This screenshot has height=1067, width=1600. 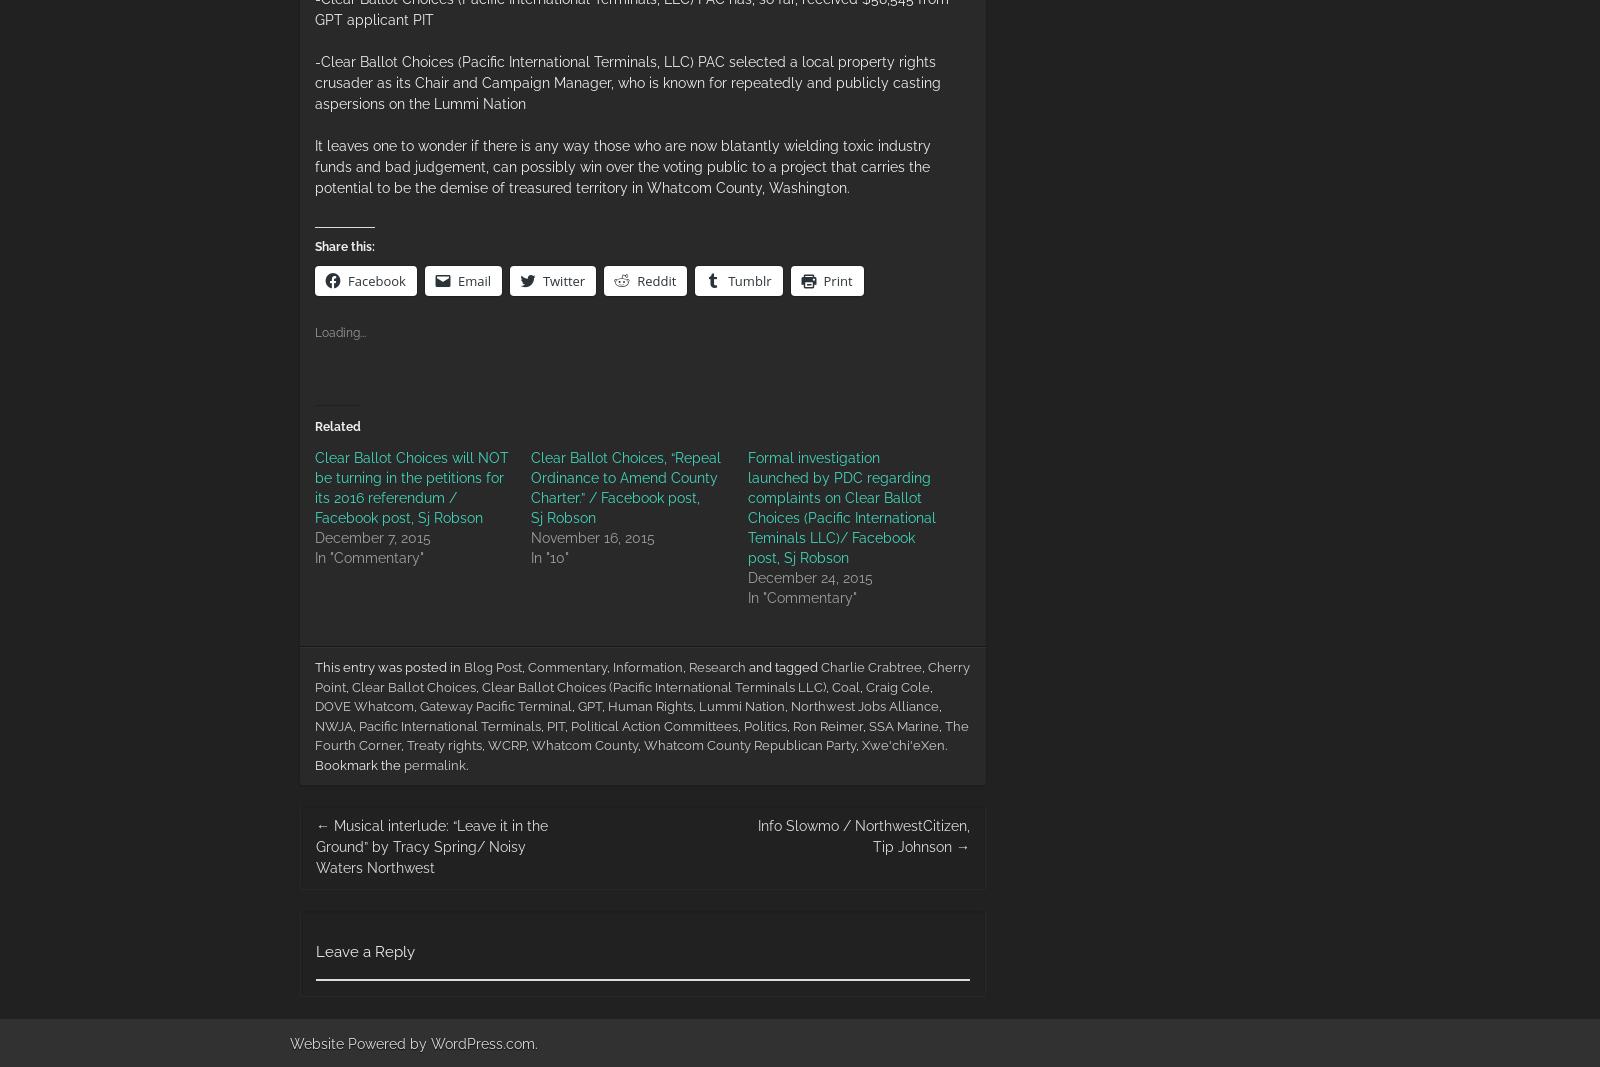 What do you see at coordinates (316, 951) in the screenshot?
I see `'Leave a Reply'` at bounding box center [316, 951].